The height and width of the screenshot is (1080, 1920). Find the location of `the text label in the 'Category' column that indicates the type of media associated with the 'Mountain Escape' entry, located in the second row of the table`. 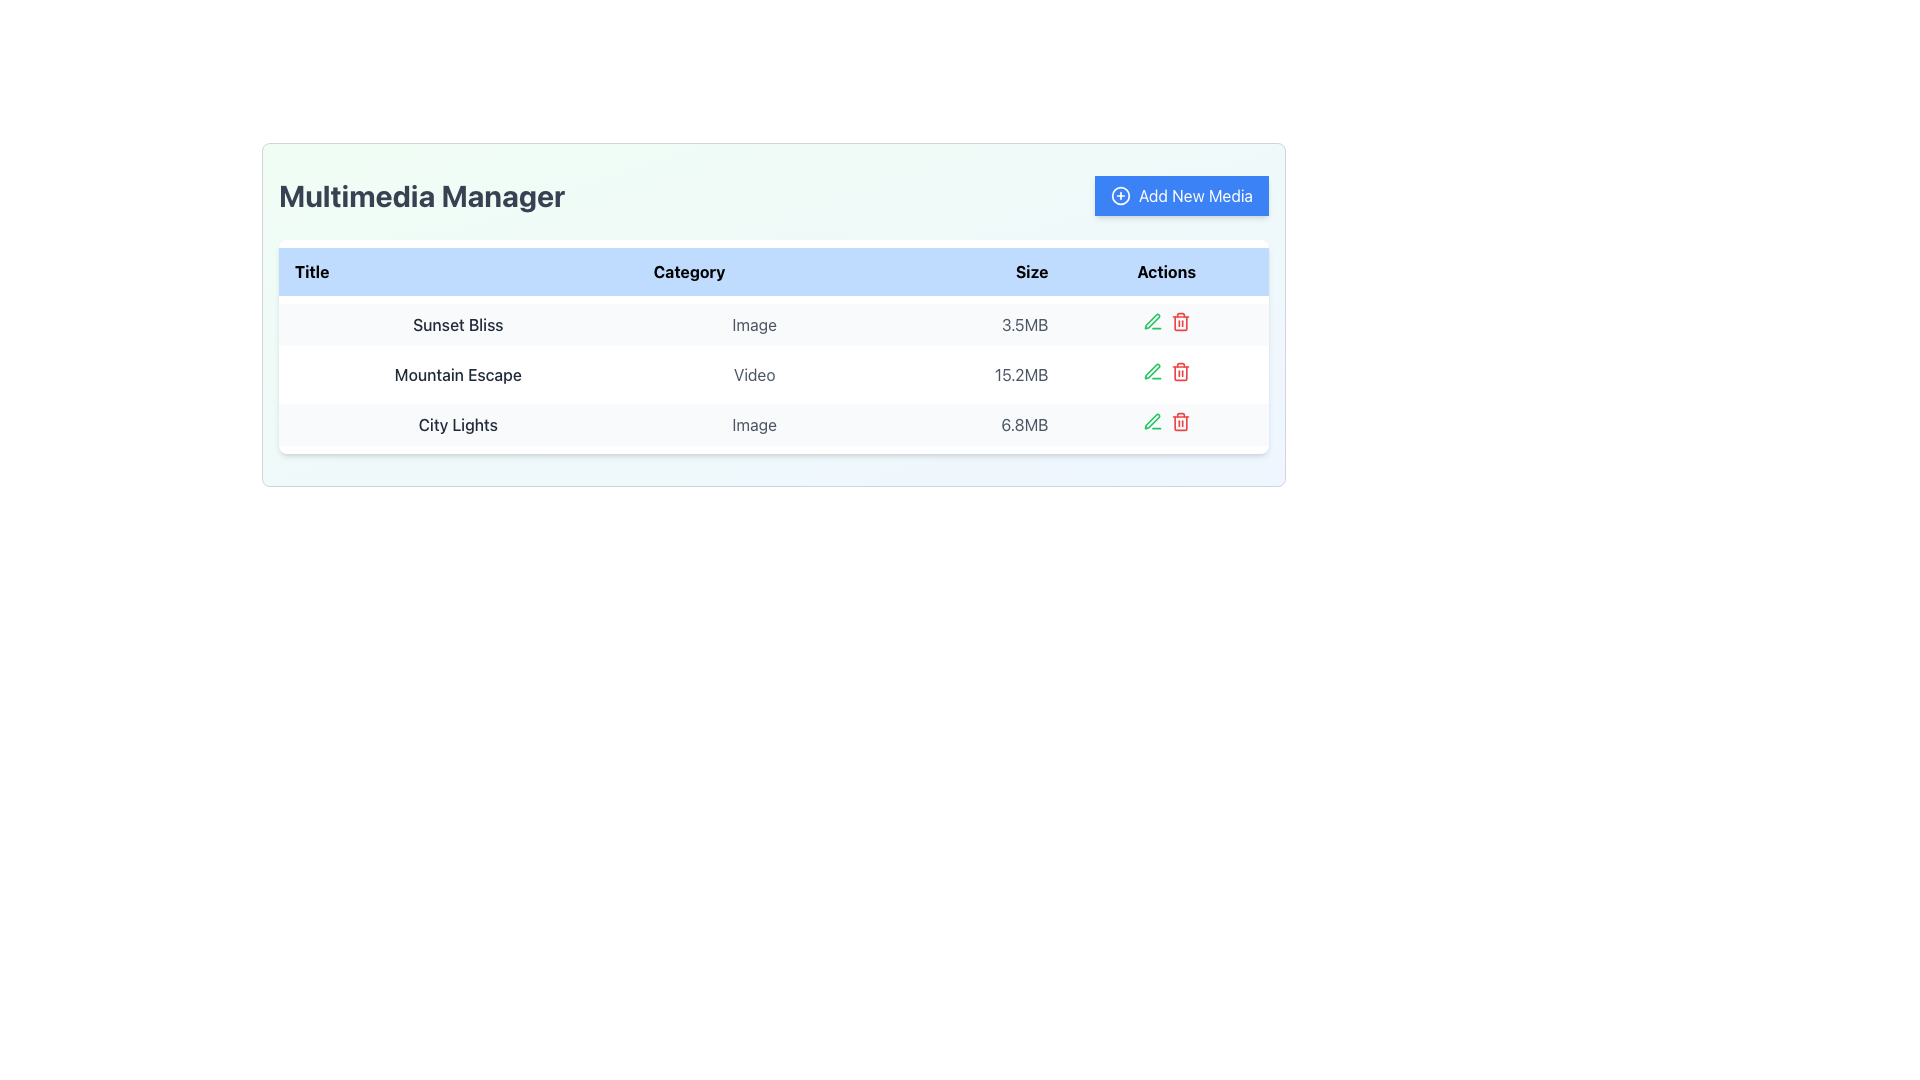

the text label in the 'Category' column that indicates the type of media associated with the 'Mountain Escape' entry, located in the second row of the table is located at coordinates (753, 374).